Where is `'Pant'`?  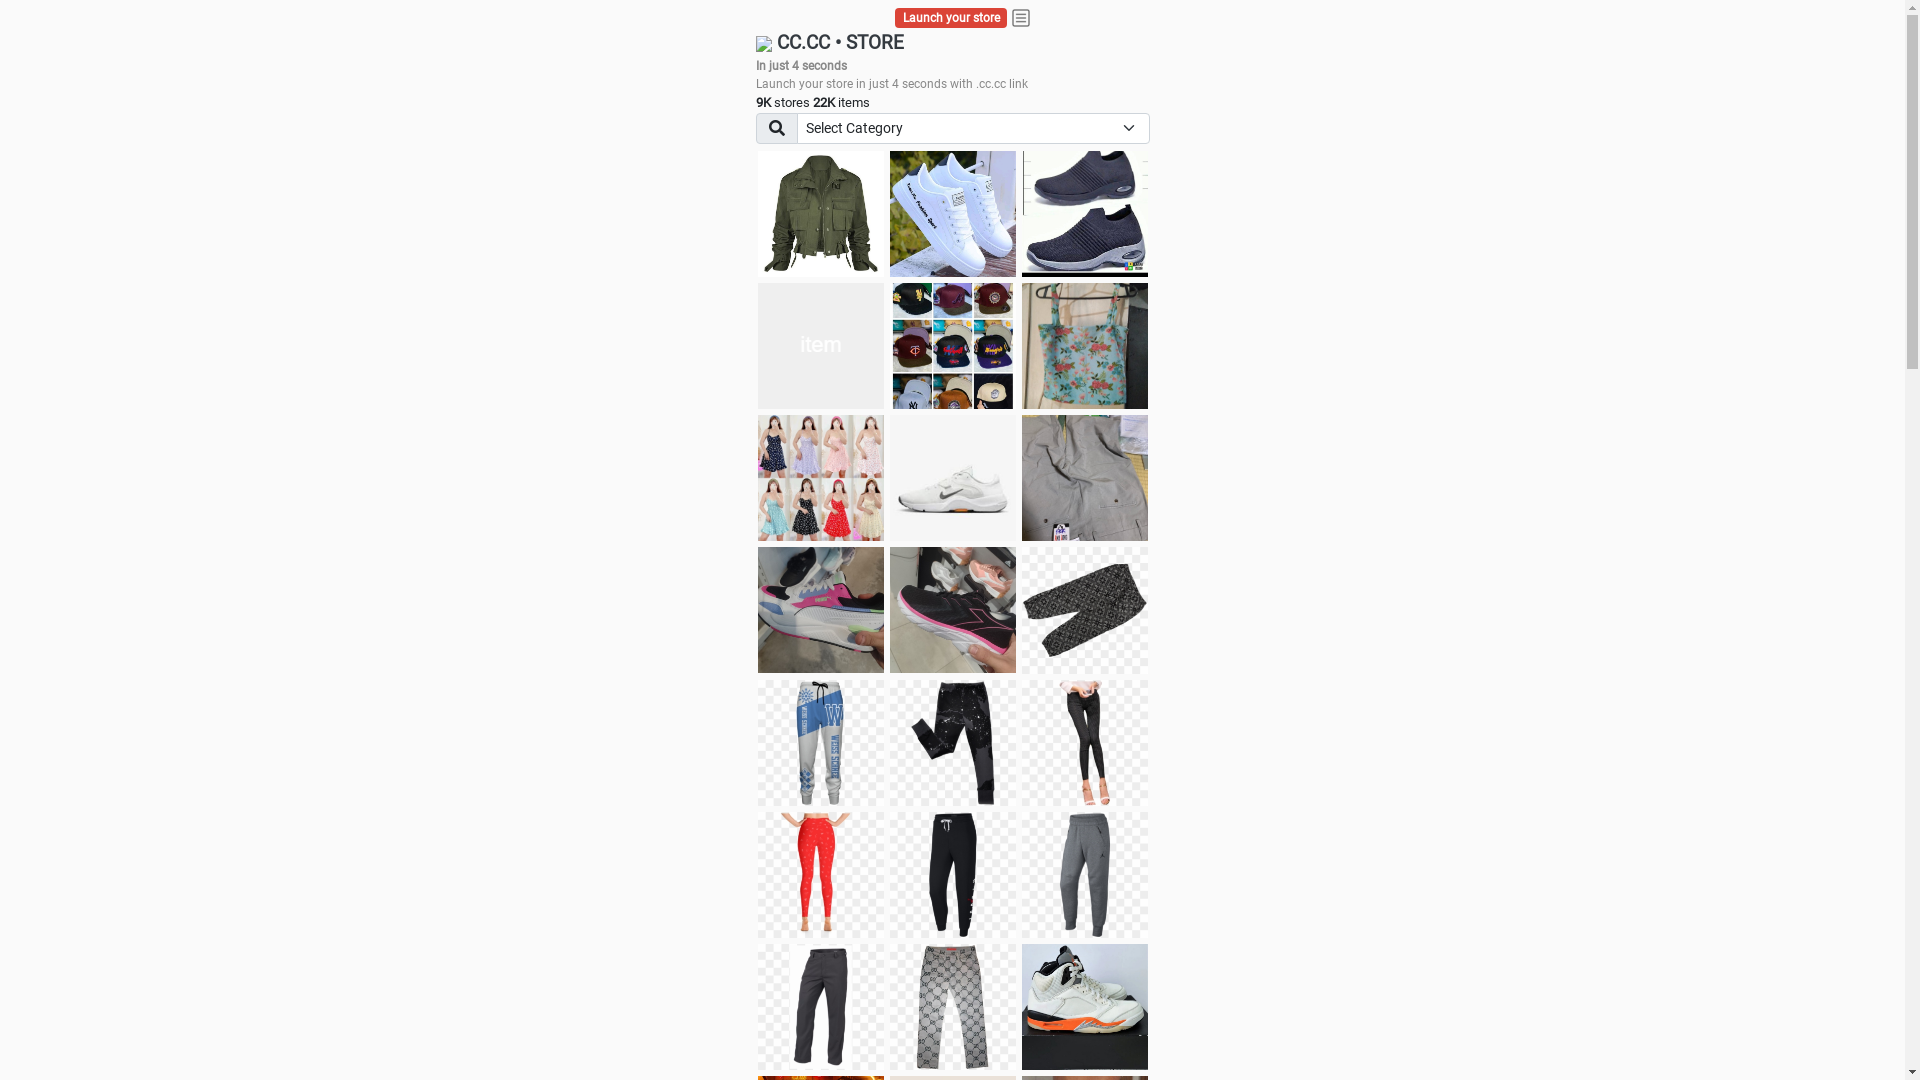
'Pant' is located at coordinates (820, 1006).